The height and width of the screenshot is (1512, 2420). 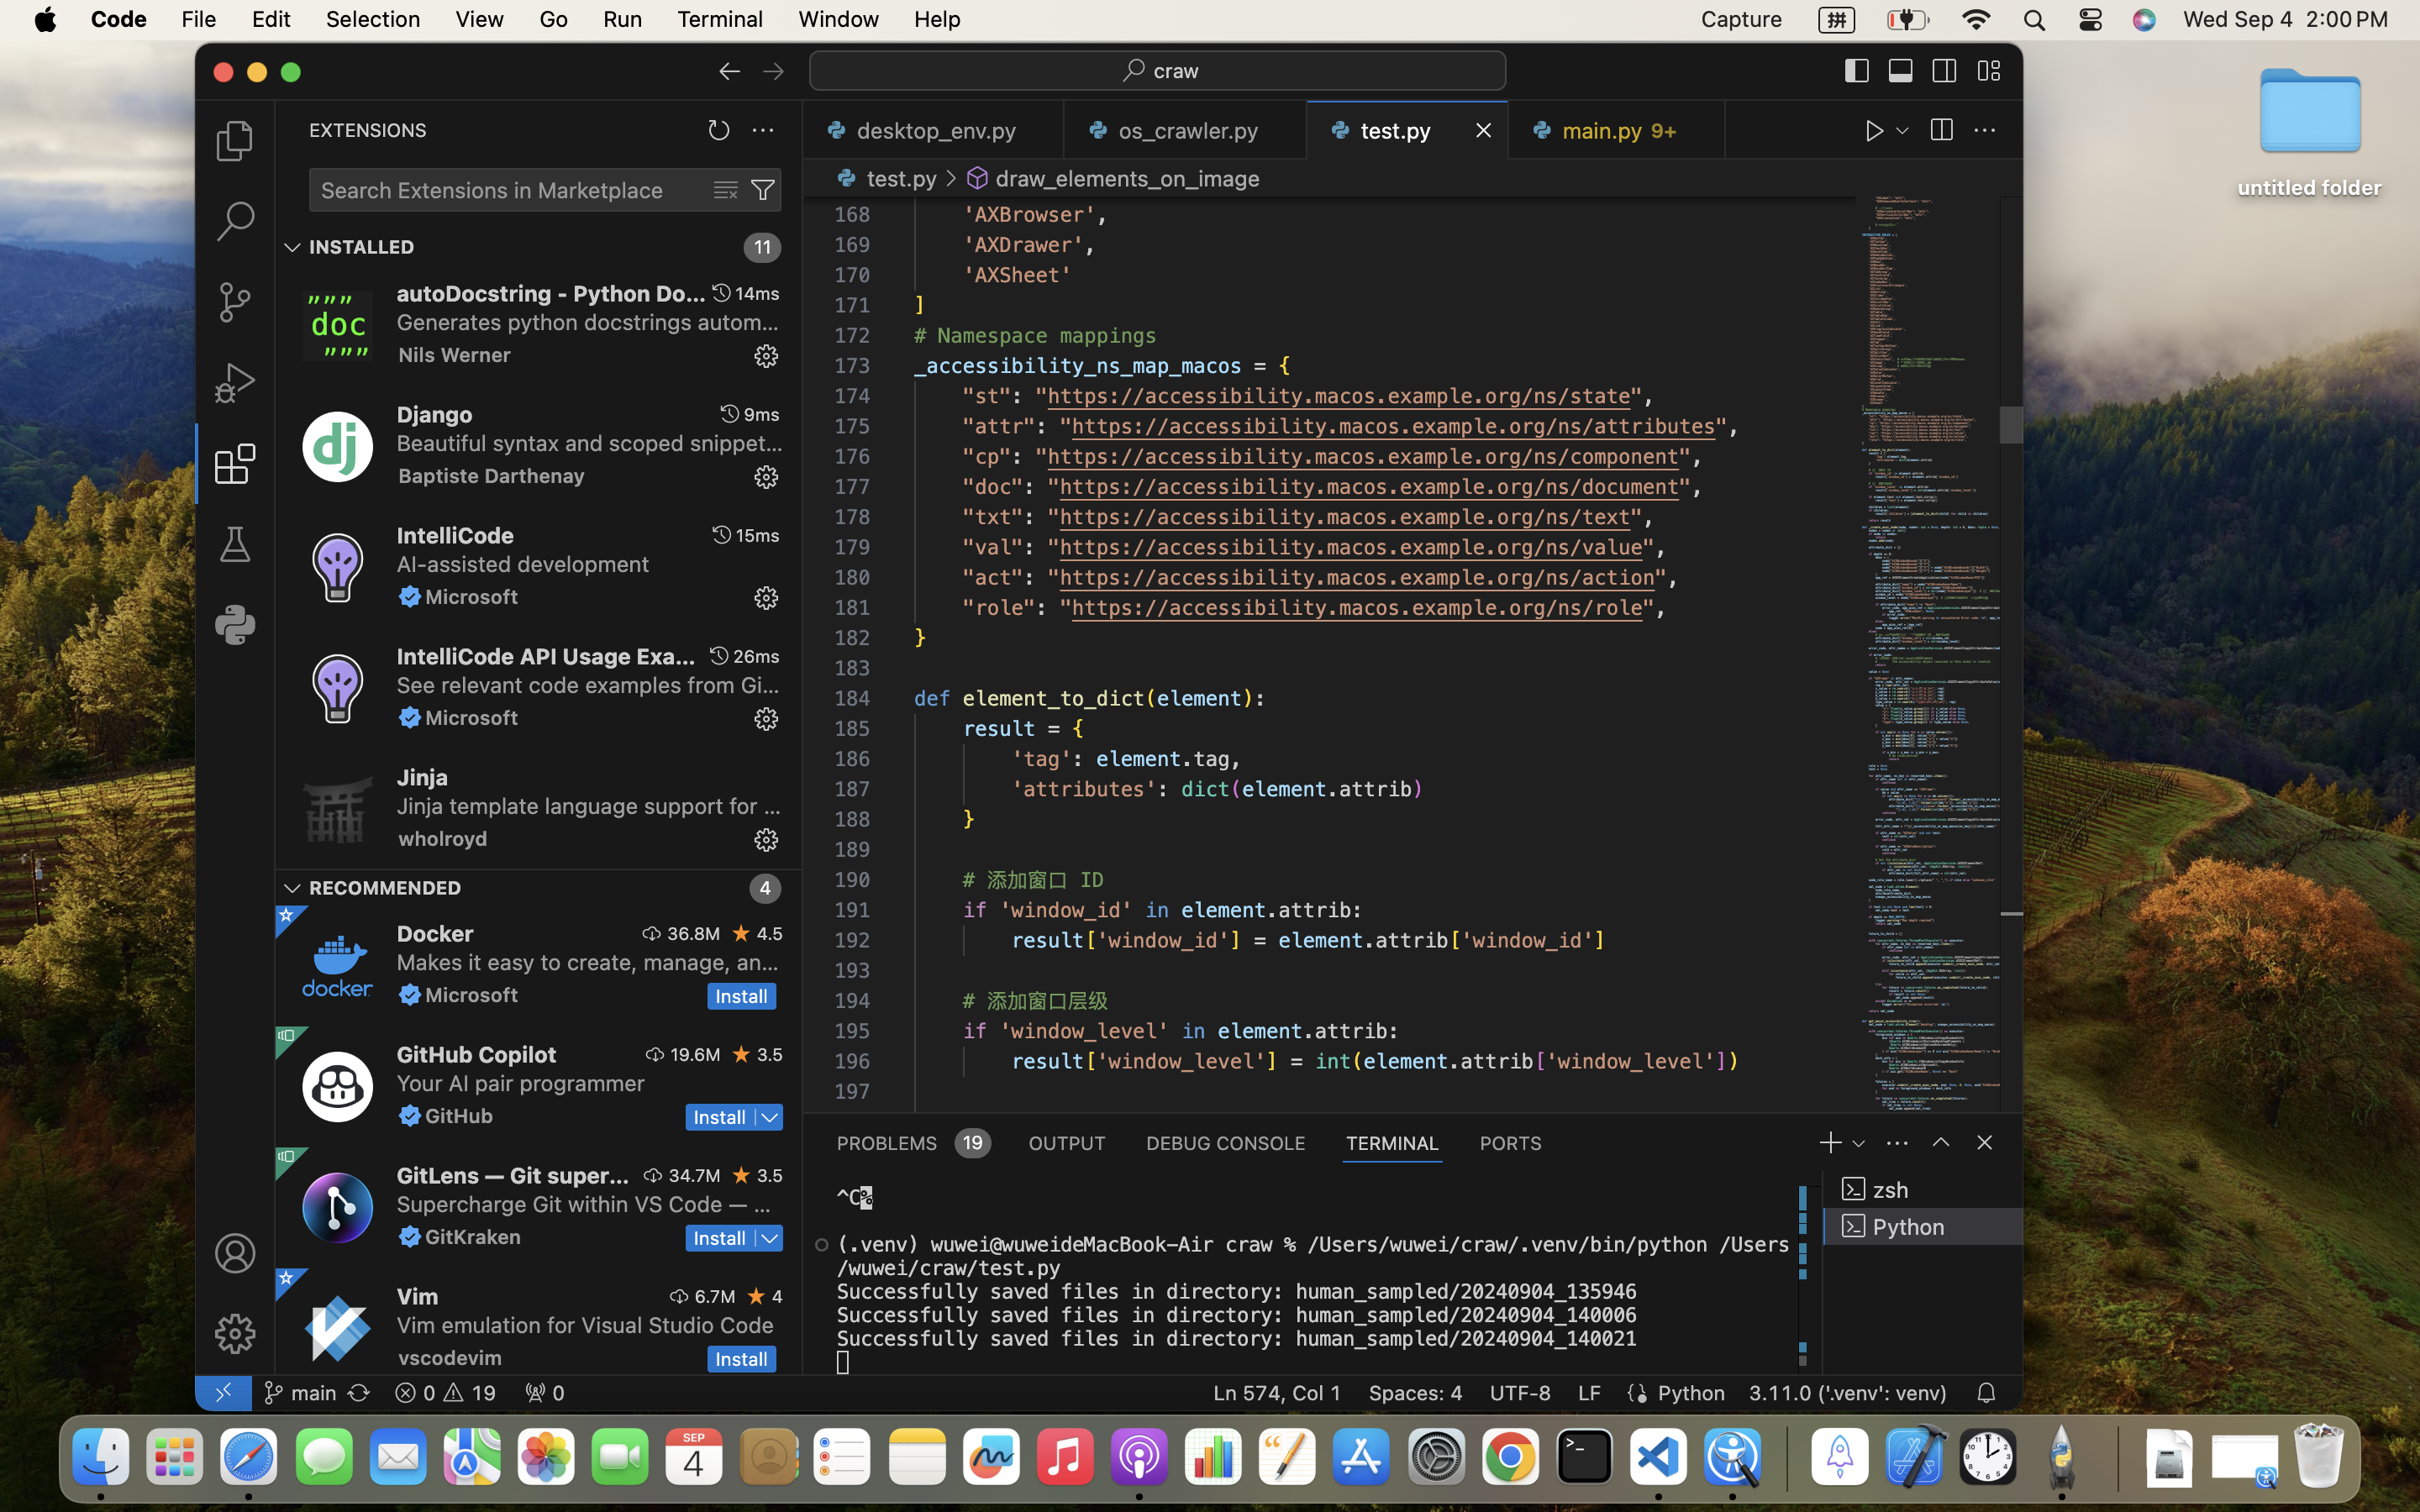 What do you see at coordinates (765, 355) in the screenshot?
I see `''` at bounding box center [765, 355].